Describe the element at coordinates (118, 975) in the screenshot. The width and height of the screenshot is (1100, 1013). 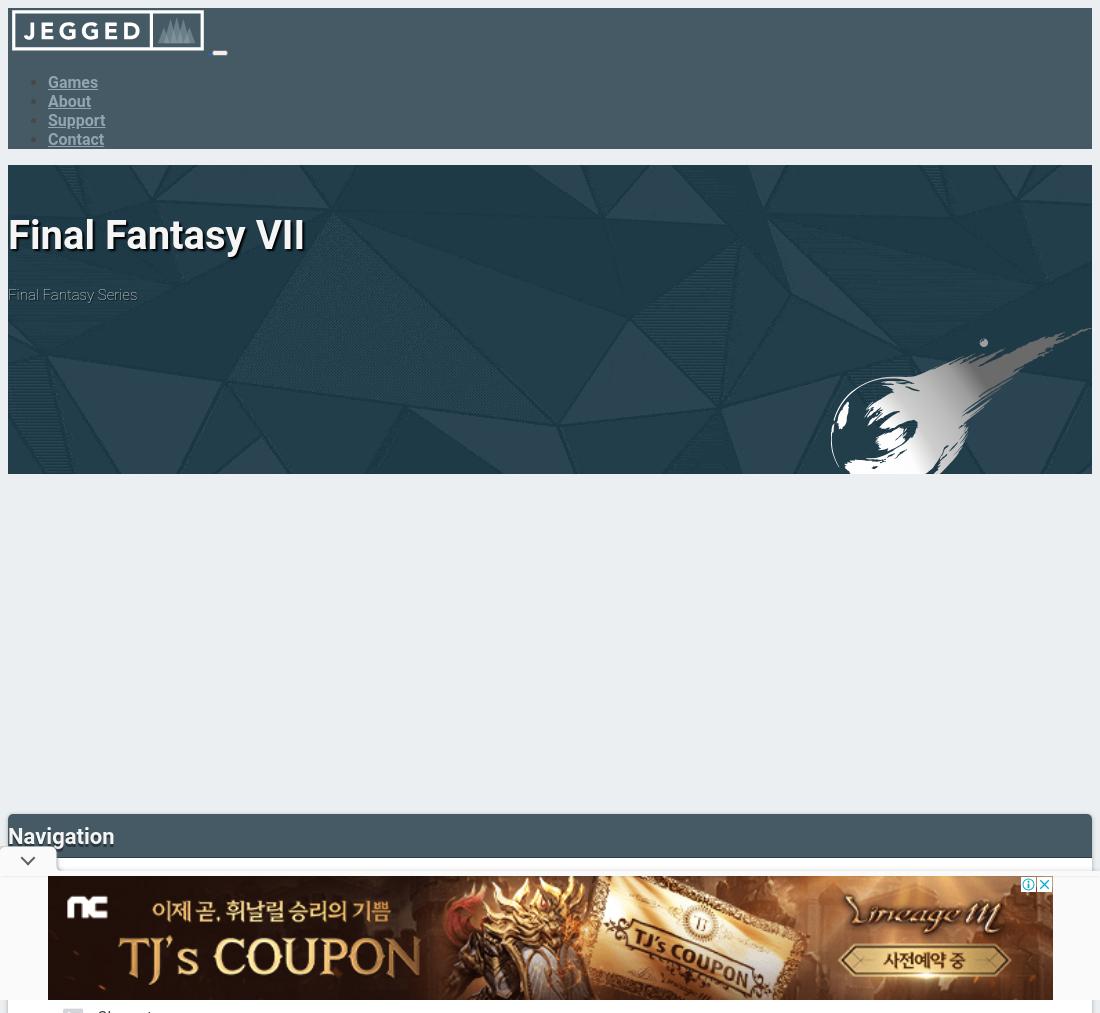
I see `'Armor'` at that location.